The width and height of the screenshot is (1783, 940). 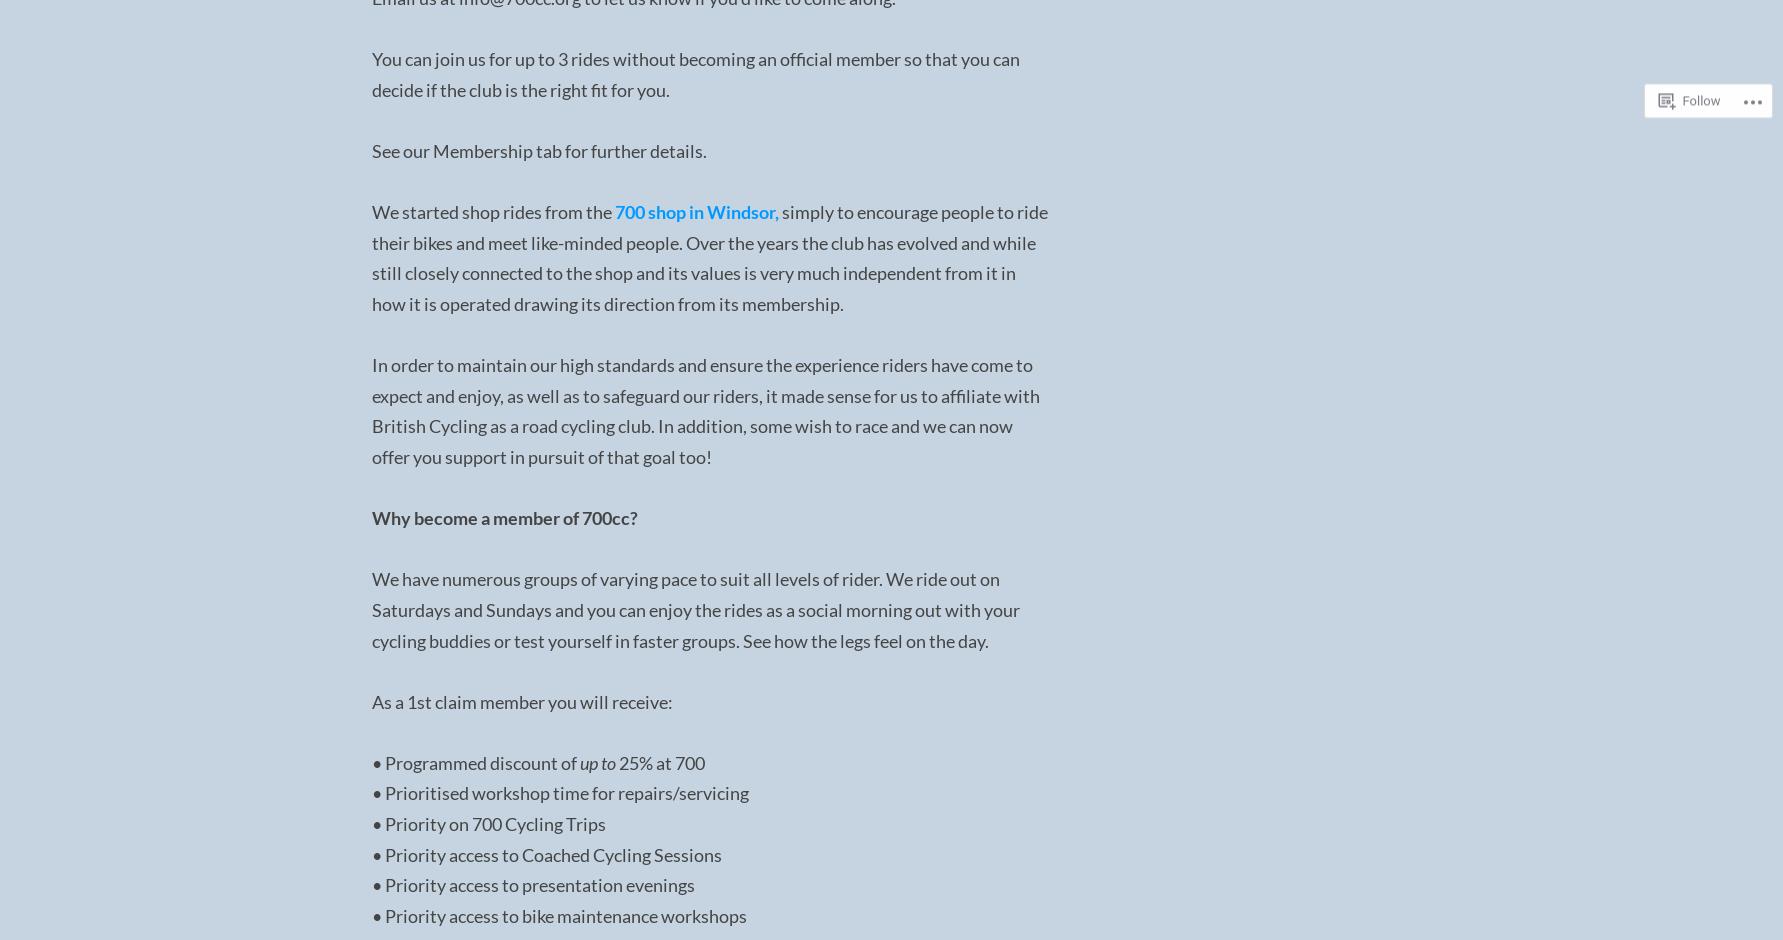 I want to click on '• Priority on 700 Cycling Trips', so click(x=488, y=823).